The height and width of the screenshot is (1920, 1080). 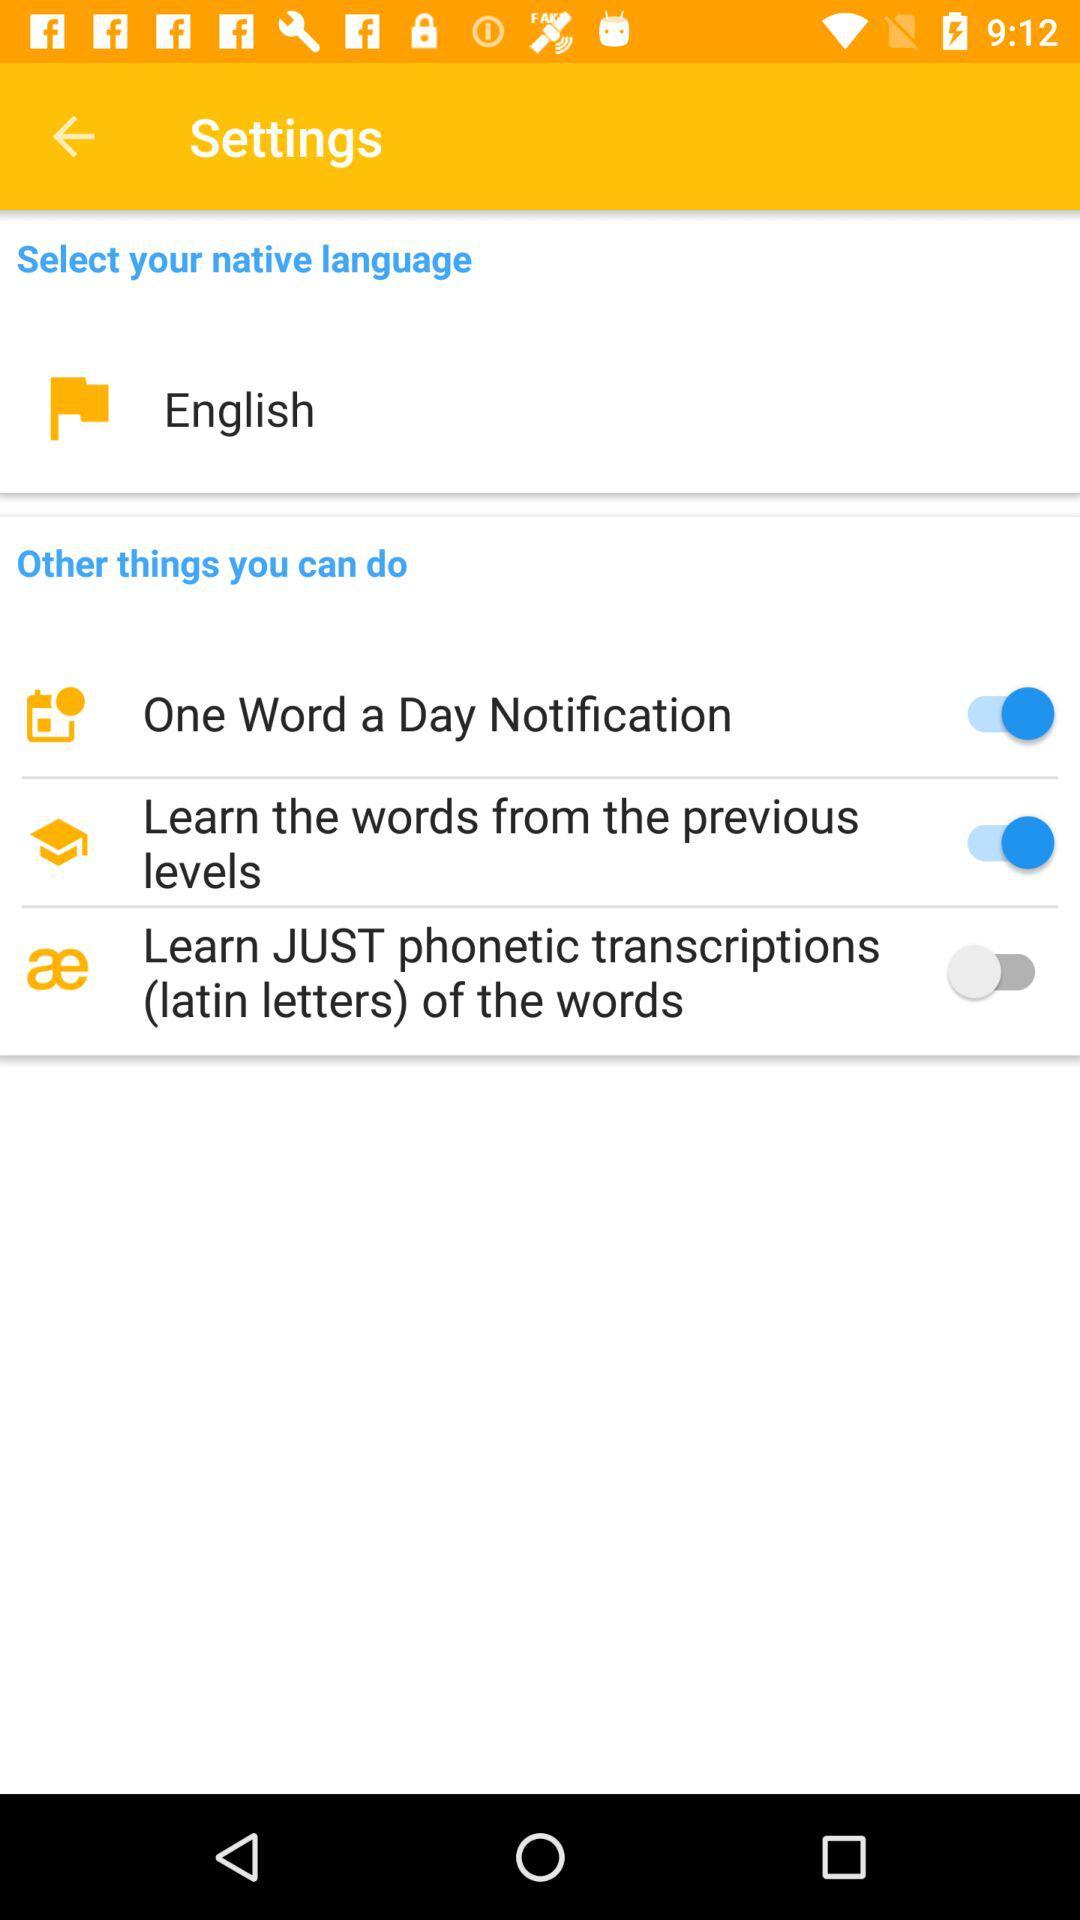 What do you see at coordinates (540, 971) in the screenshot?
I see `learn just phonetic` at bounding box center [540, 971].